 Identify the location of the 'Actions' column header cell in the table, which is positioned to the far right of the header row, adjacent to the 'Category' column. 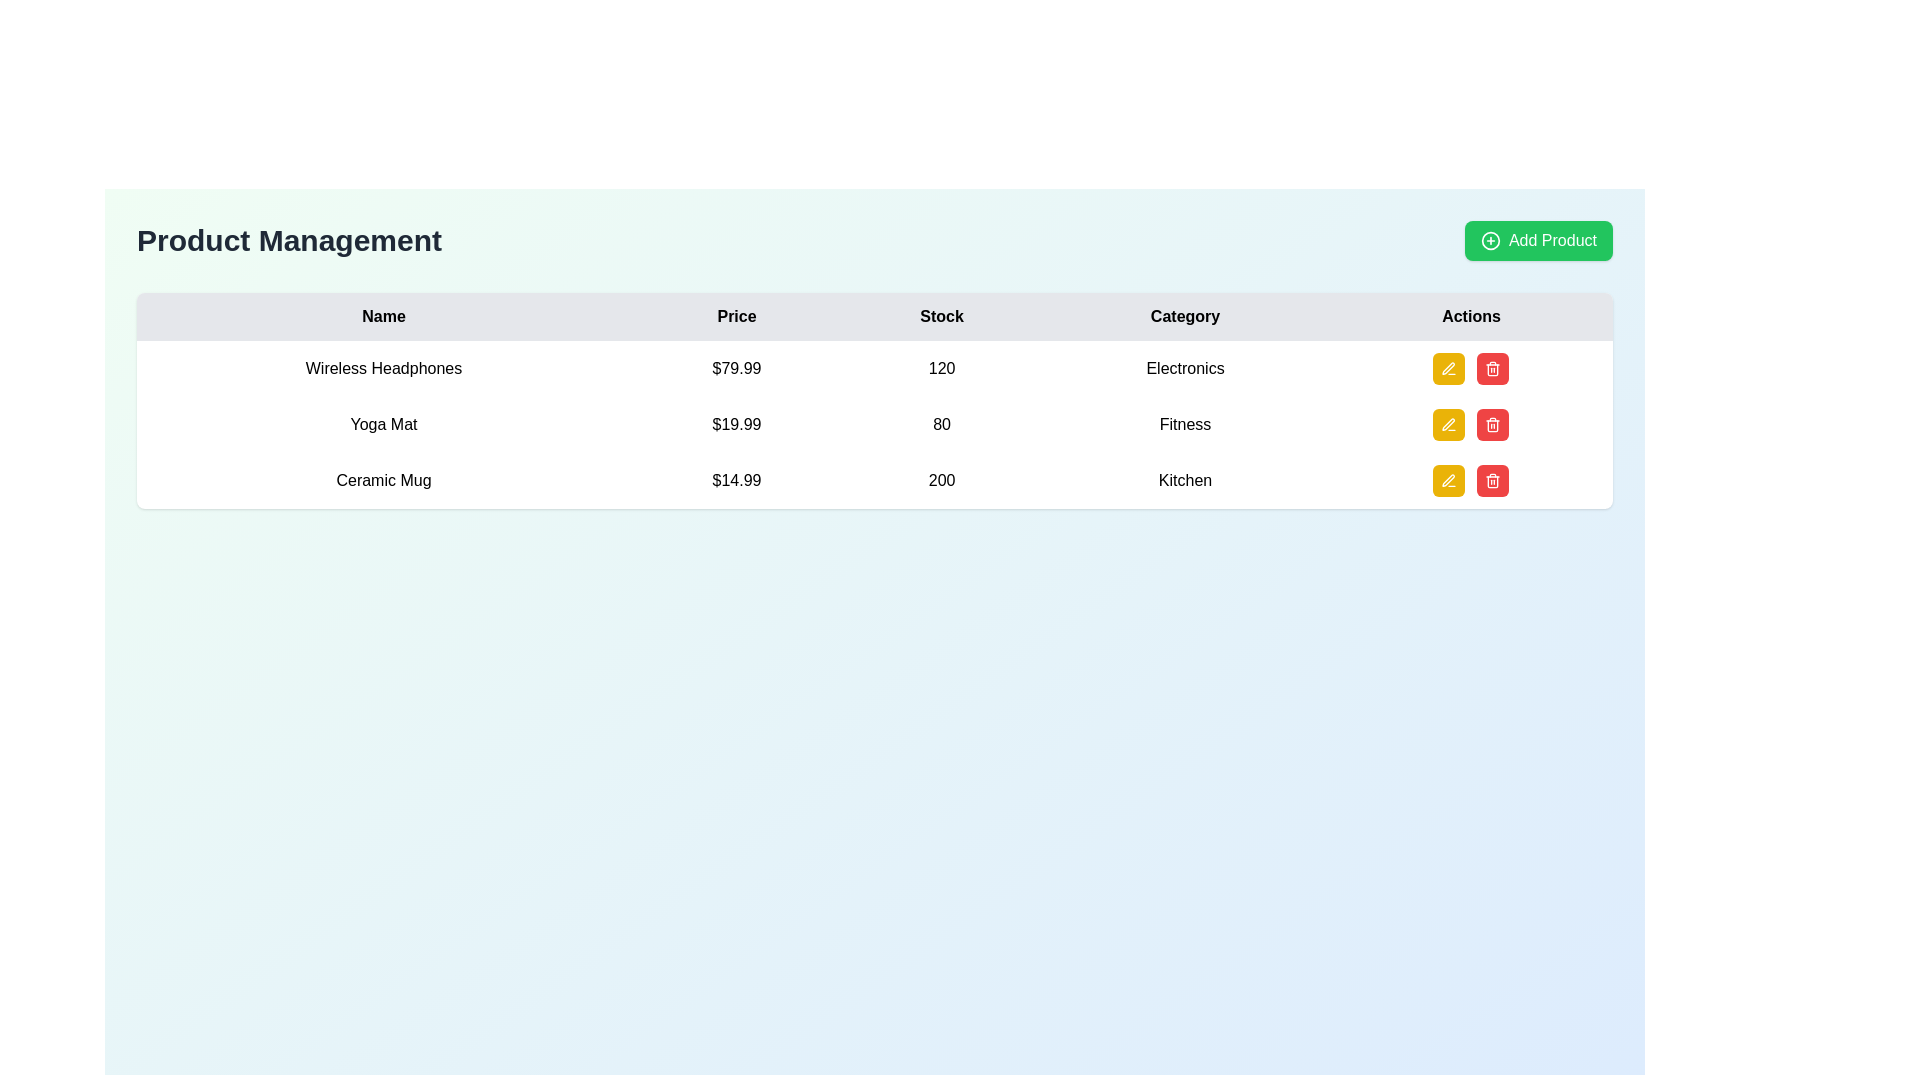
(1471, 315).